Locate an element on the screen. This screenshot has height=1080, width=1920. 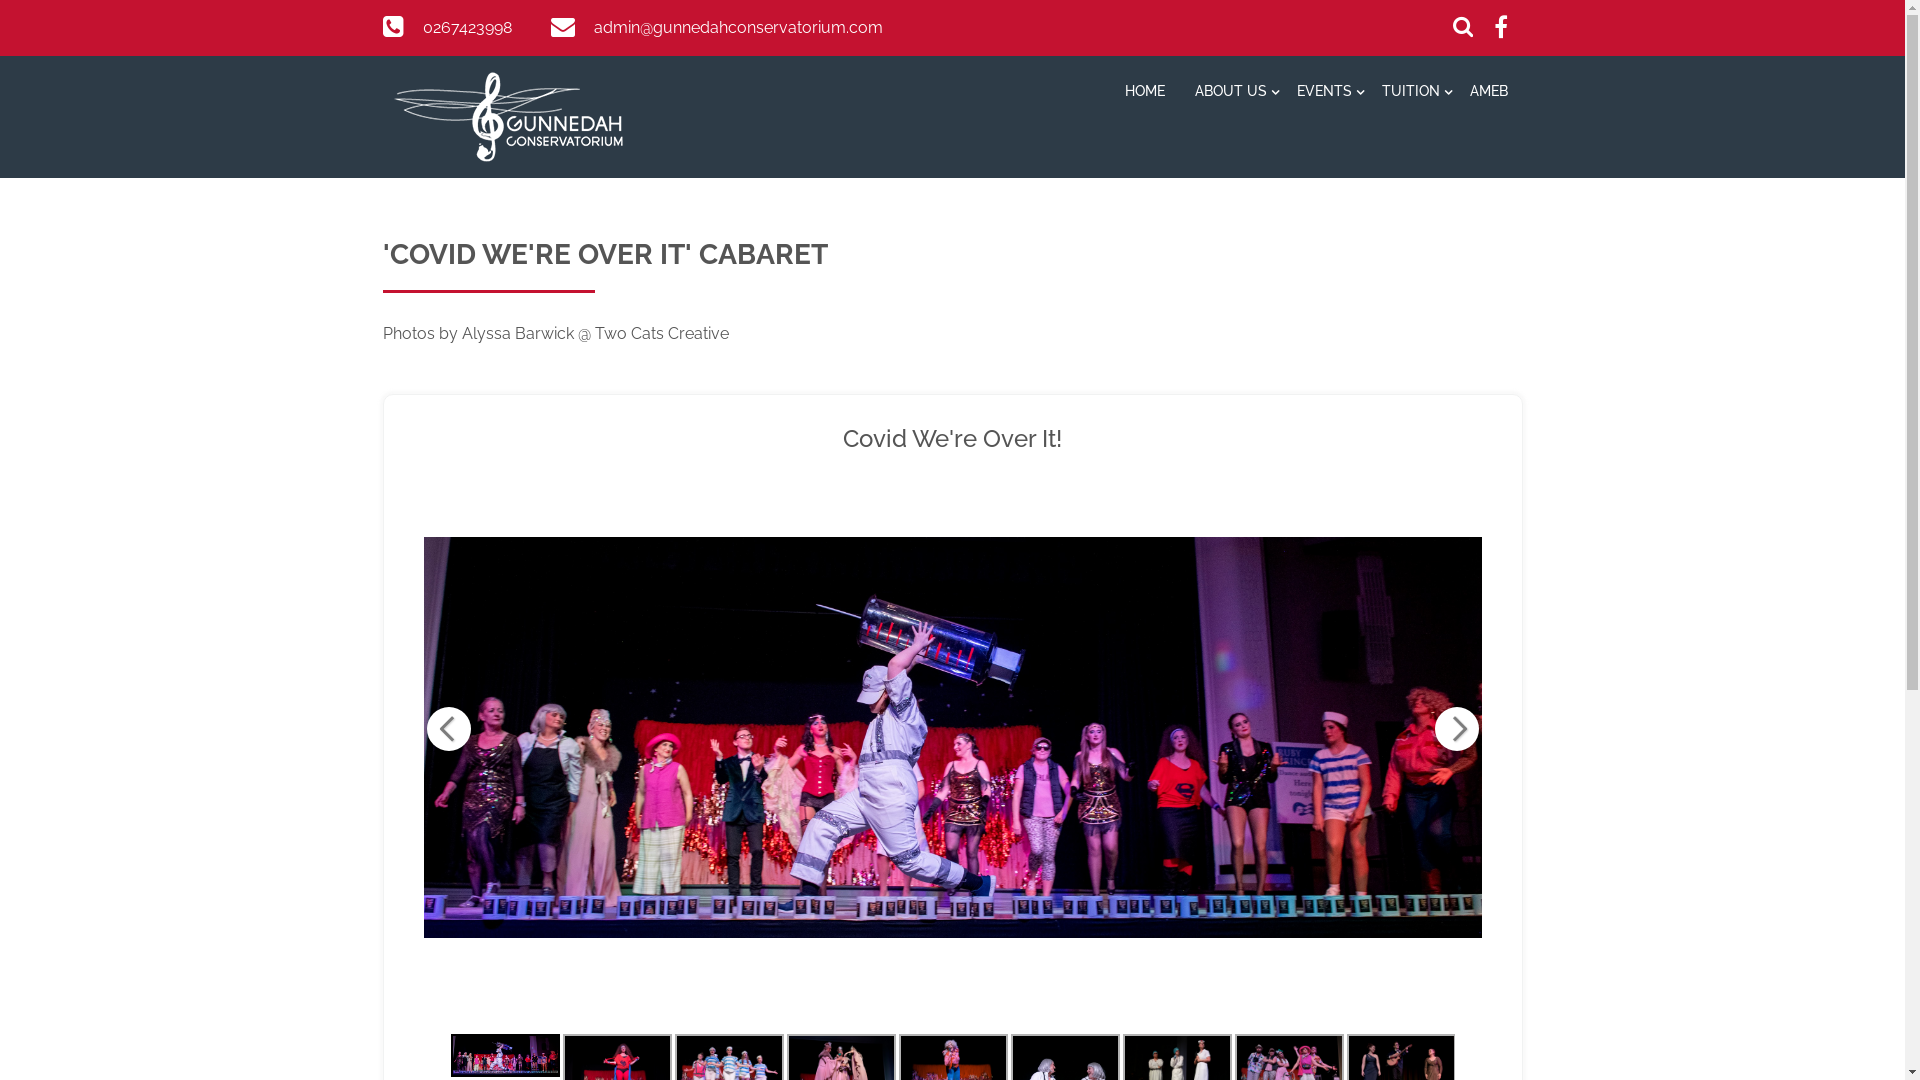
'Next Image' is located at coordinates (1455, 729).